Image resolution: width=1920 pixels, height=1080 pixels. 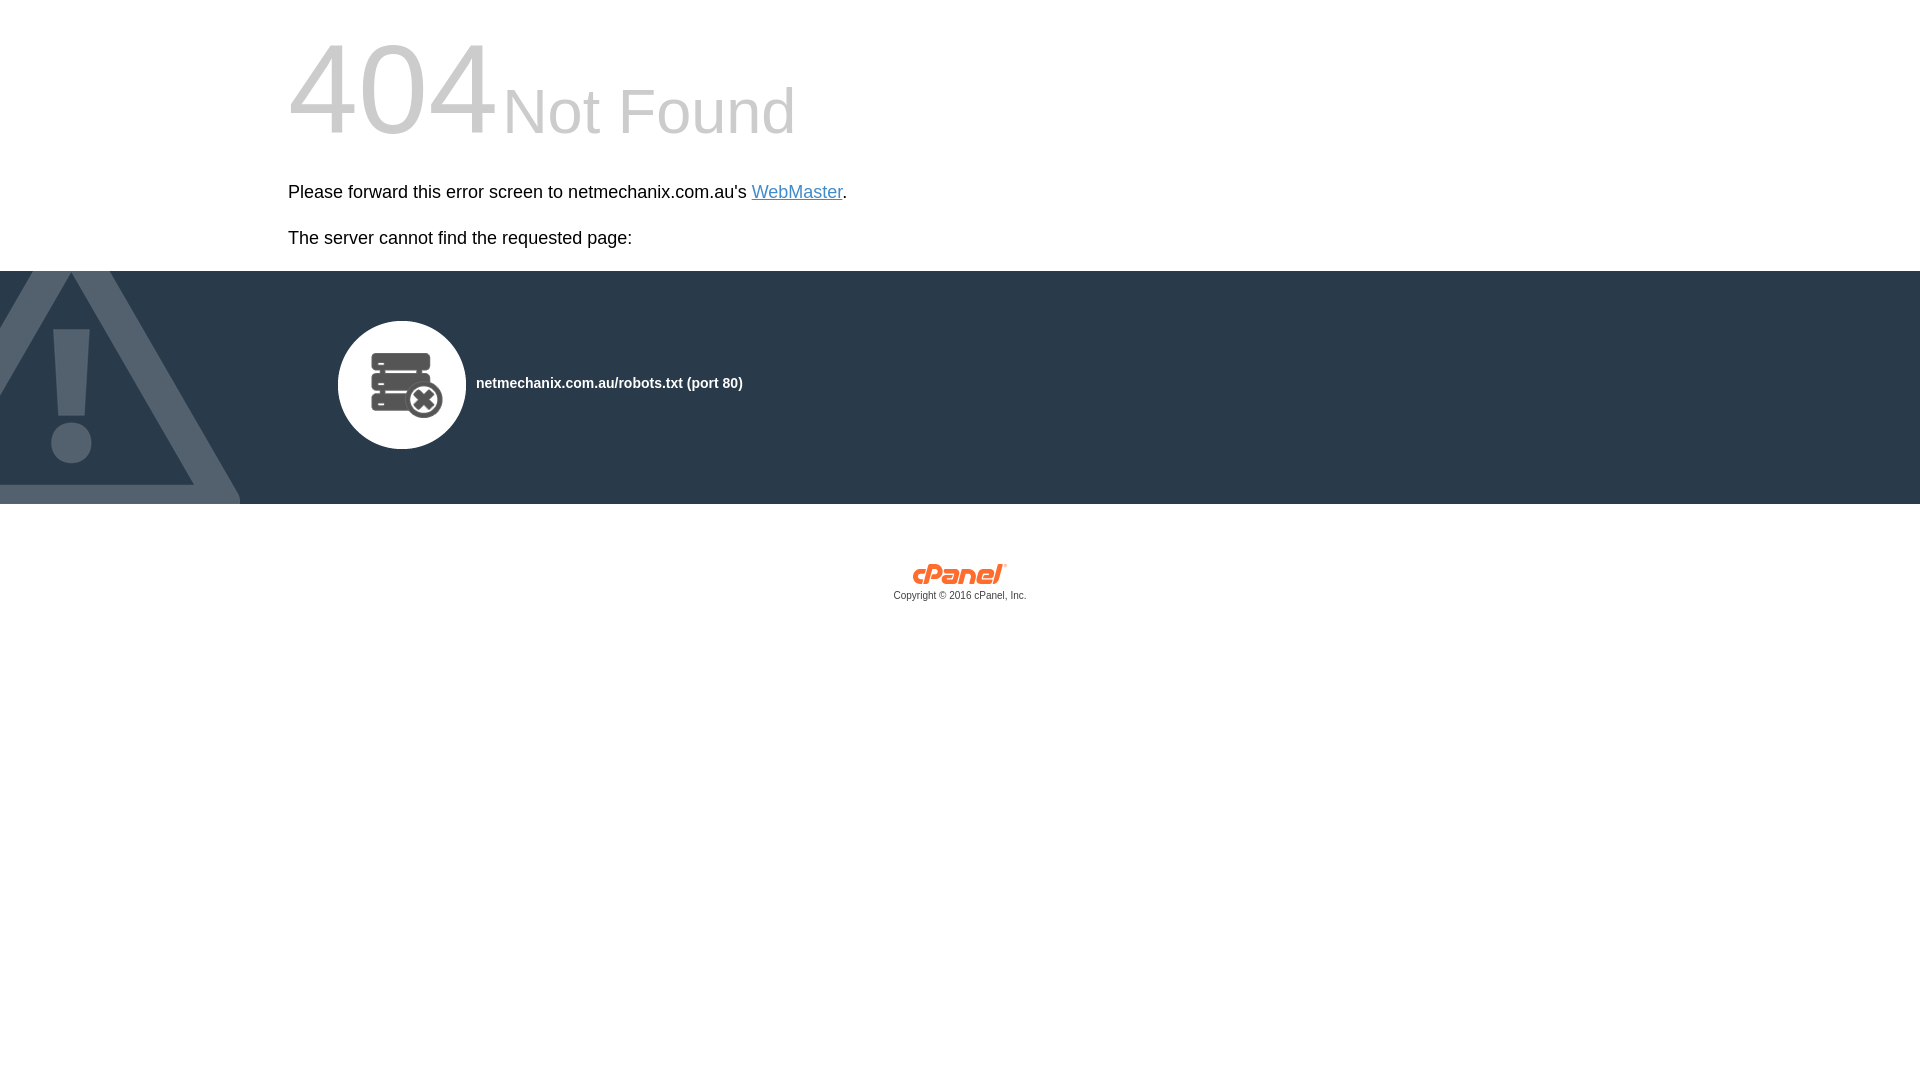 I want to click on 'WebMaster', so click(x=796, y=192).